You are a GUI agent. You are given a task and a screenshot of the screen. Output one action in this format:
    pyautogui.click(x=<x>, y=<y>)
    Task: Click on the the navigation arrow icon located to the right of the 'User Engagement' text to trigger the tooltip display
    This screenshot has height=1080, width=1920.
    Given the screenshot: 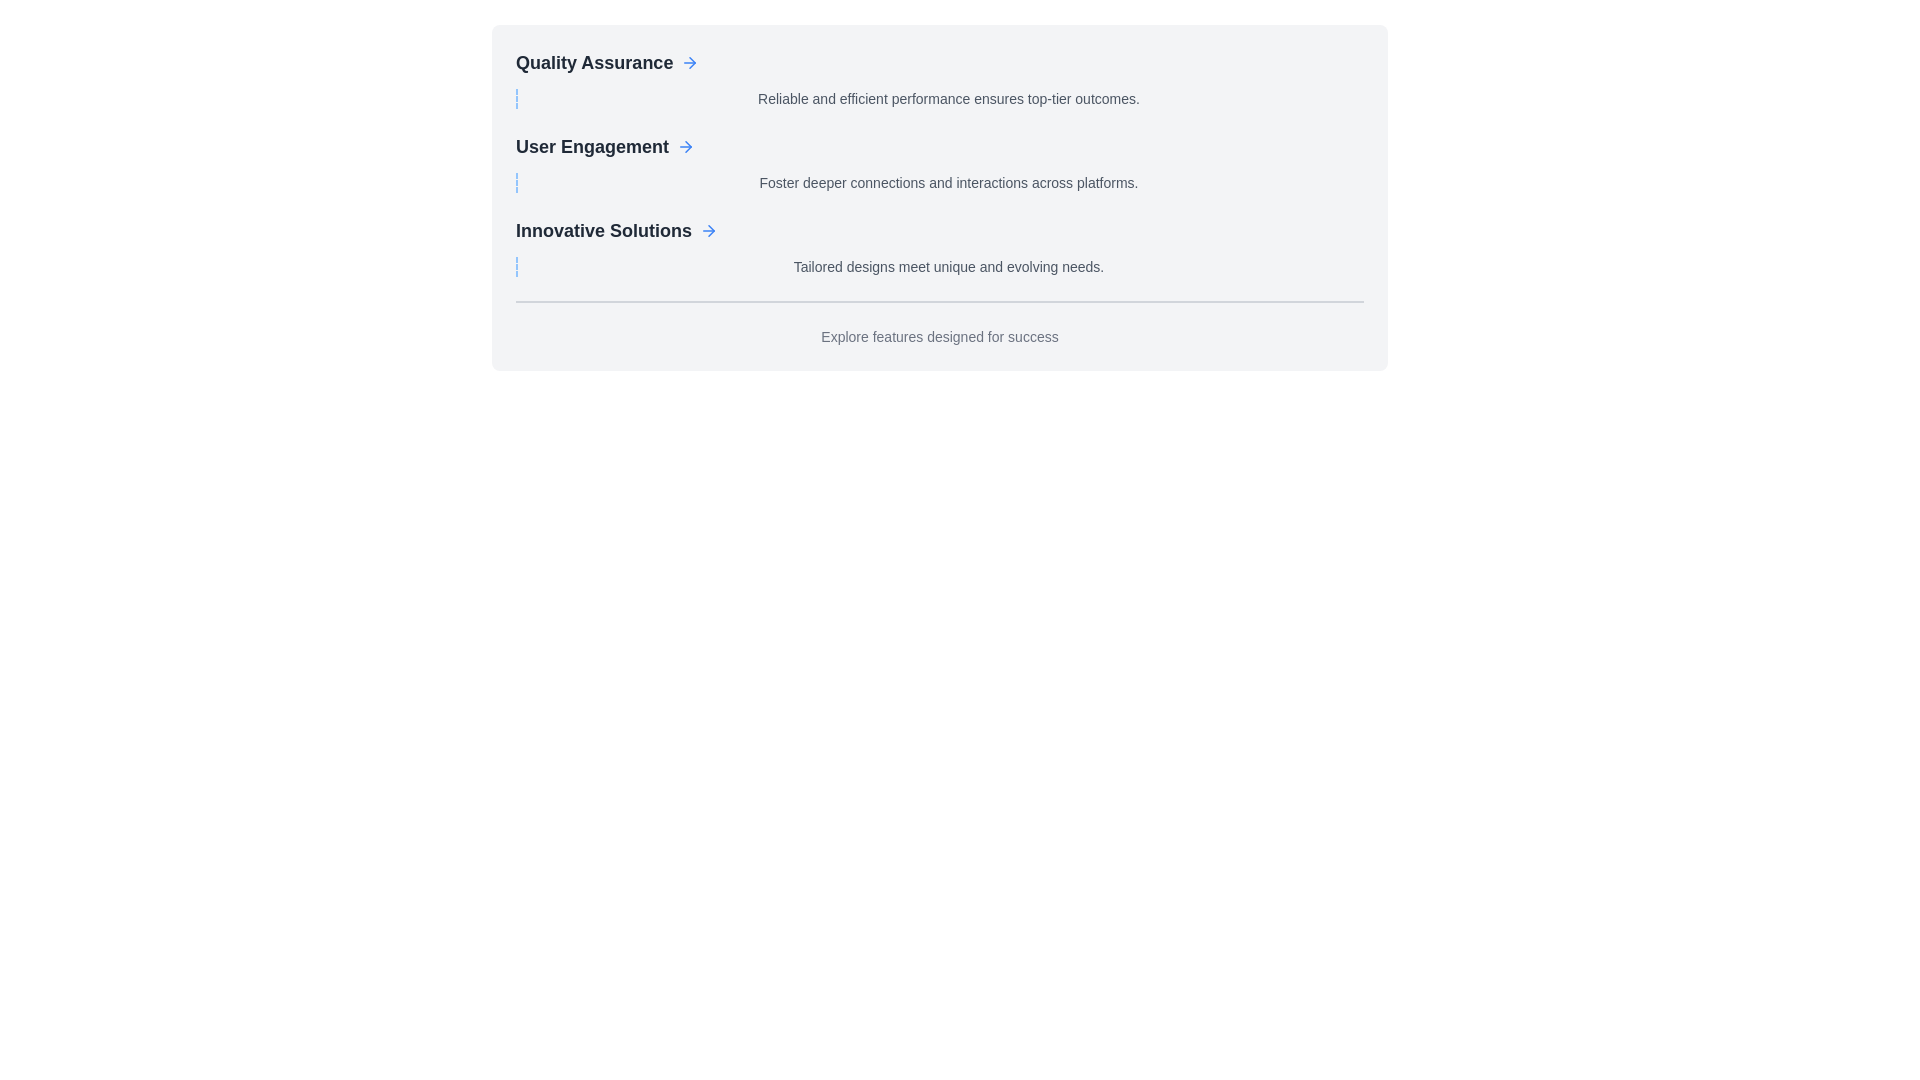 What is the action you would take?
    pyautogui.click(x=686, y=145)
    